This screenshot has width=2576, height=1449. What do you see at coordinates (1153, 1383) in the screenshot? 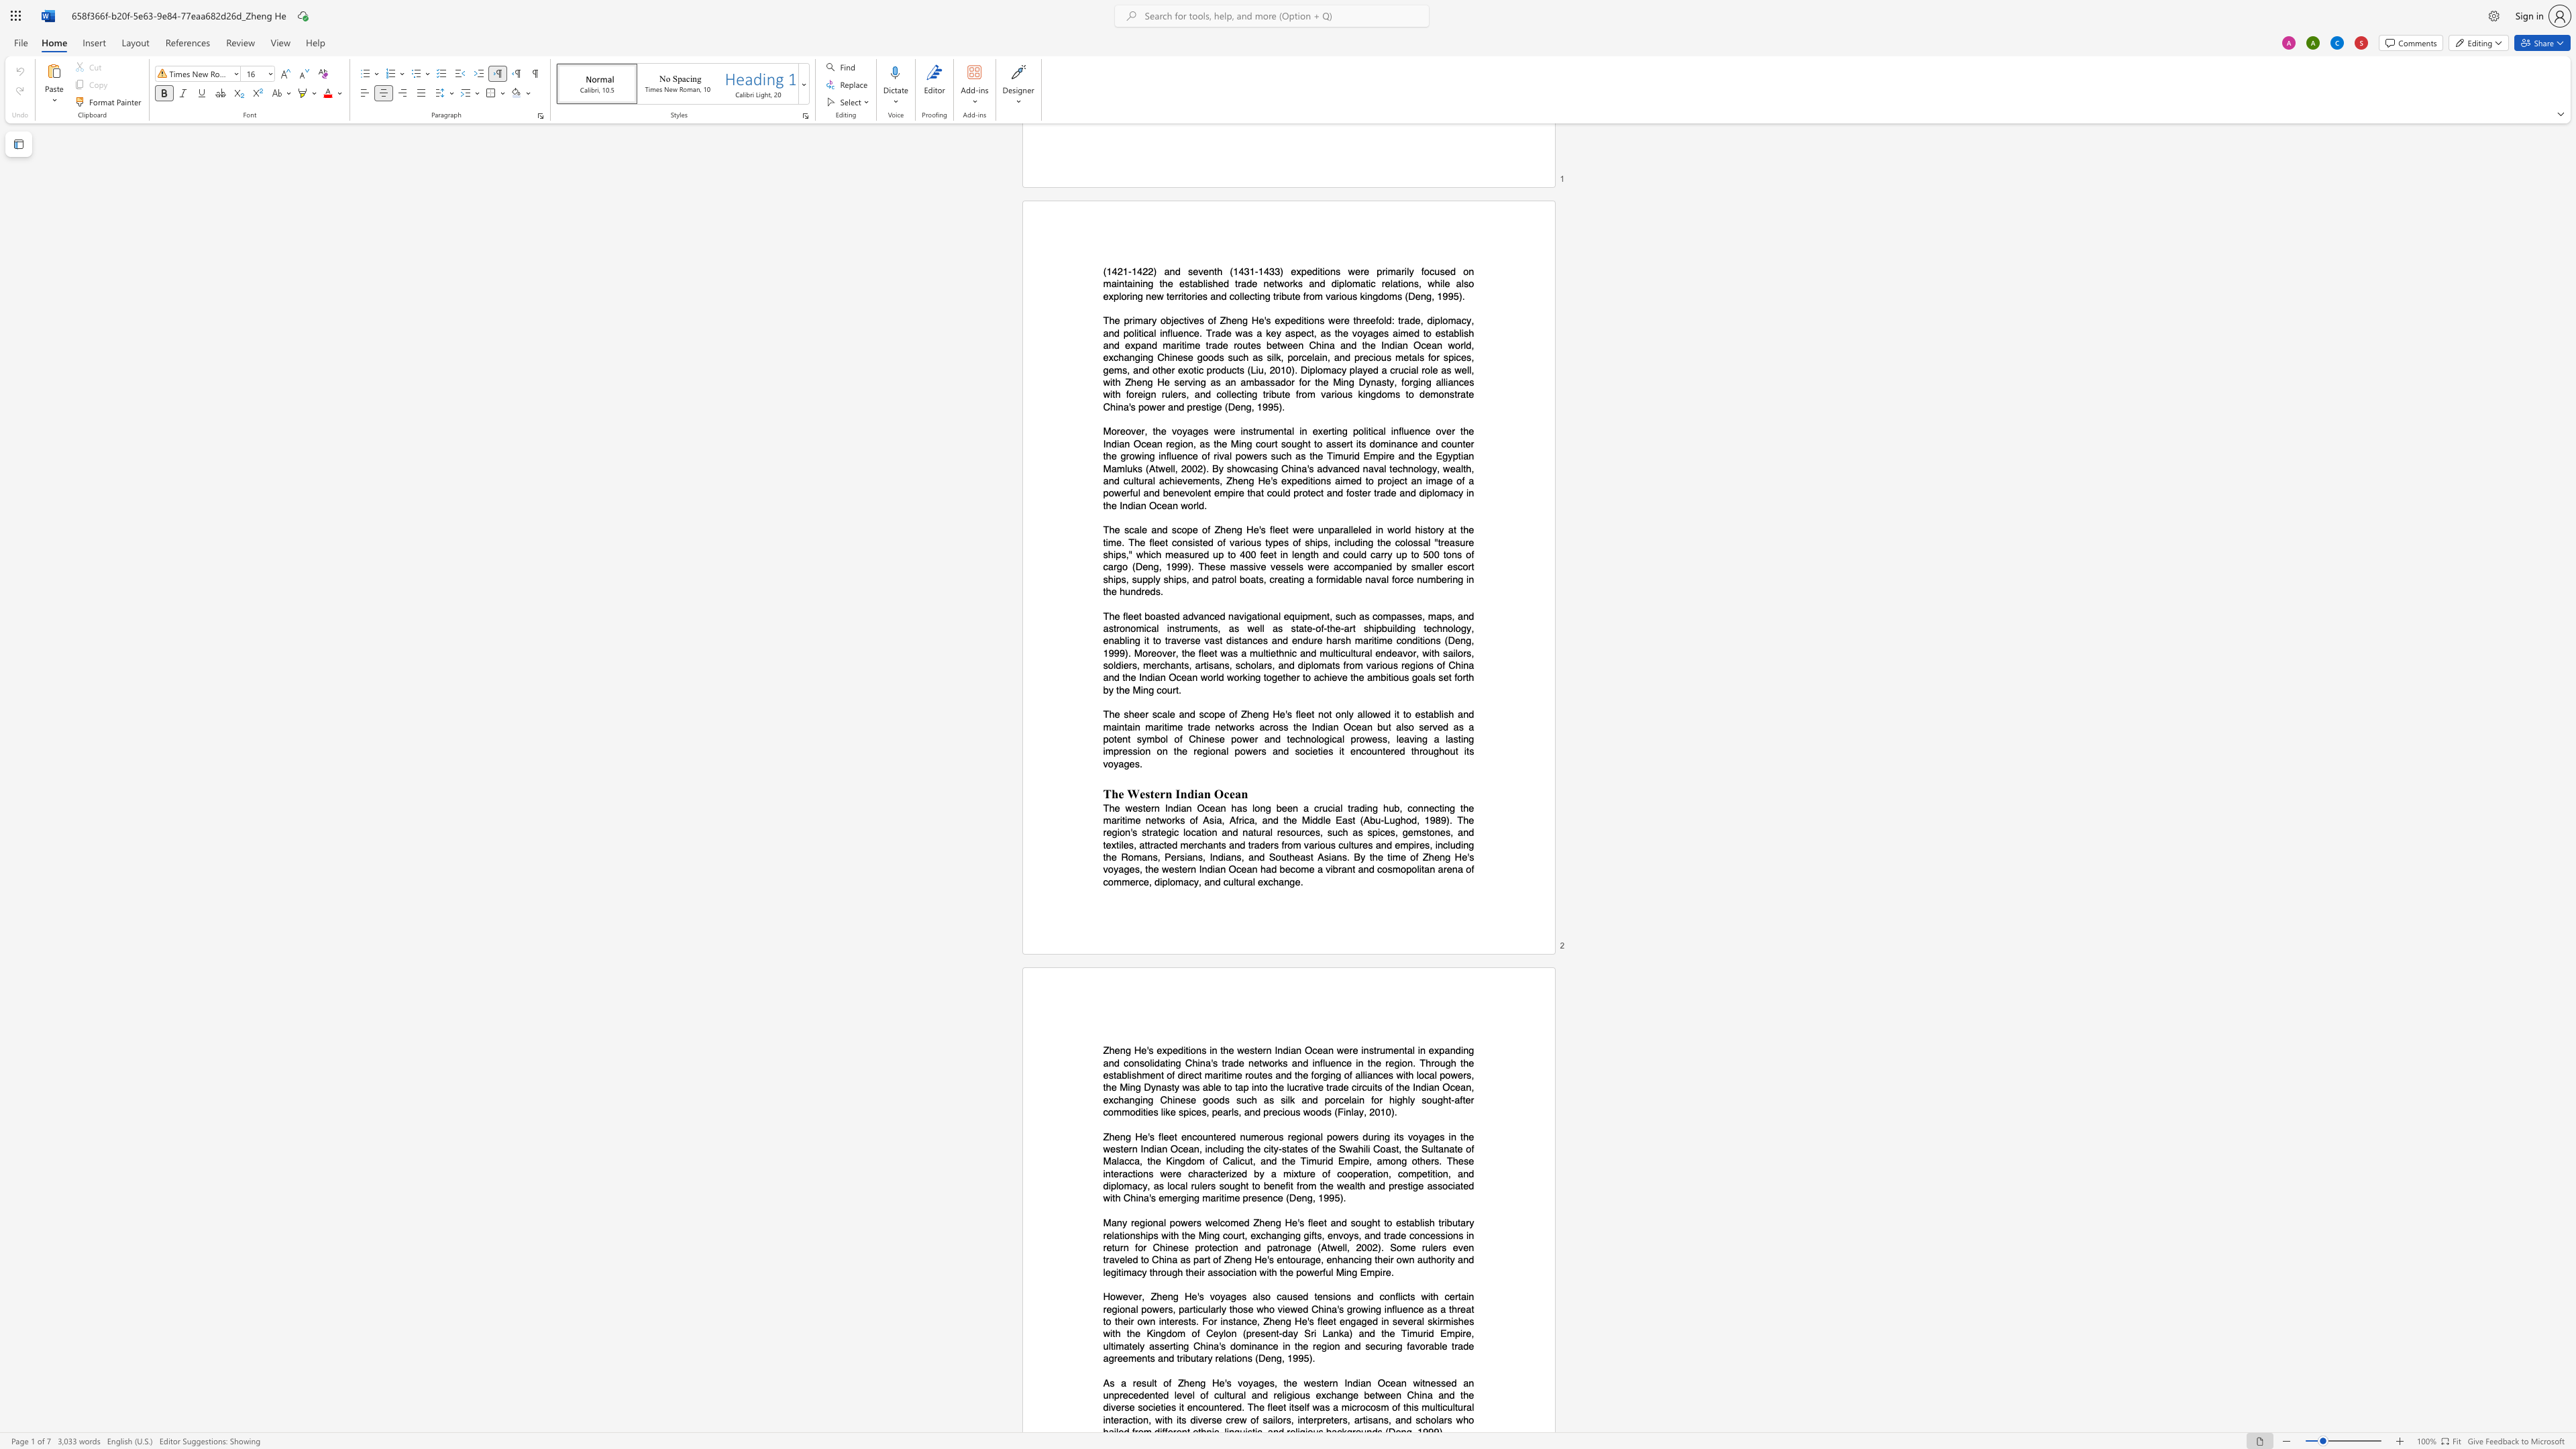
I see `the subset text "t of Zheng He" within the text "As a result of Zheng He"` at bounding box center [1153, 1383].